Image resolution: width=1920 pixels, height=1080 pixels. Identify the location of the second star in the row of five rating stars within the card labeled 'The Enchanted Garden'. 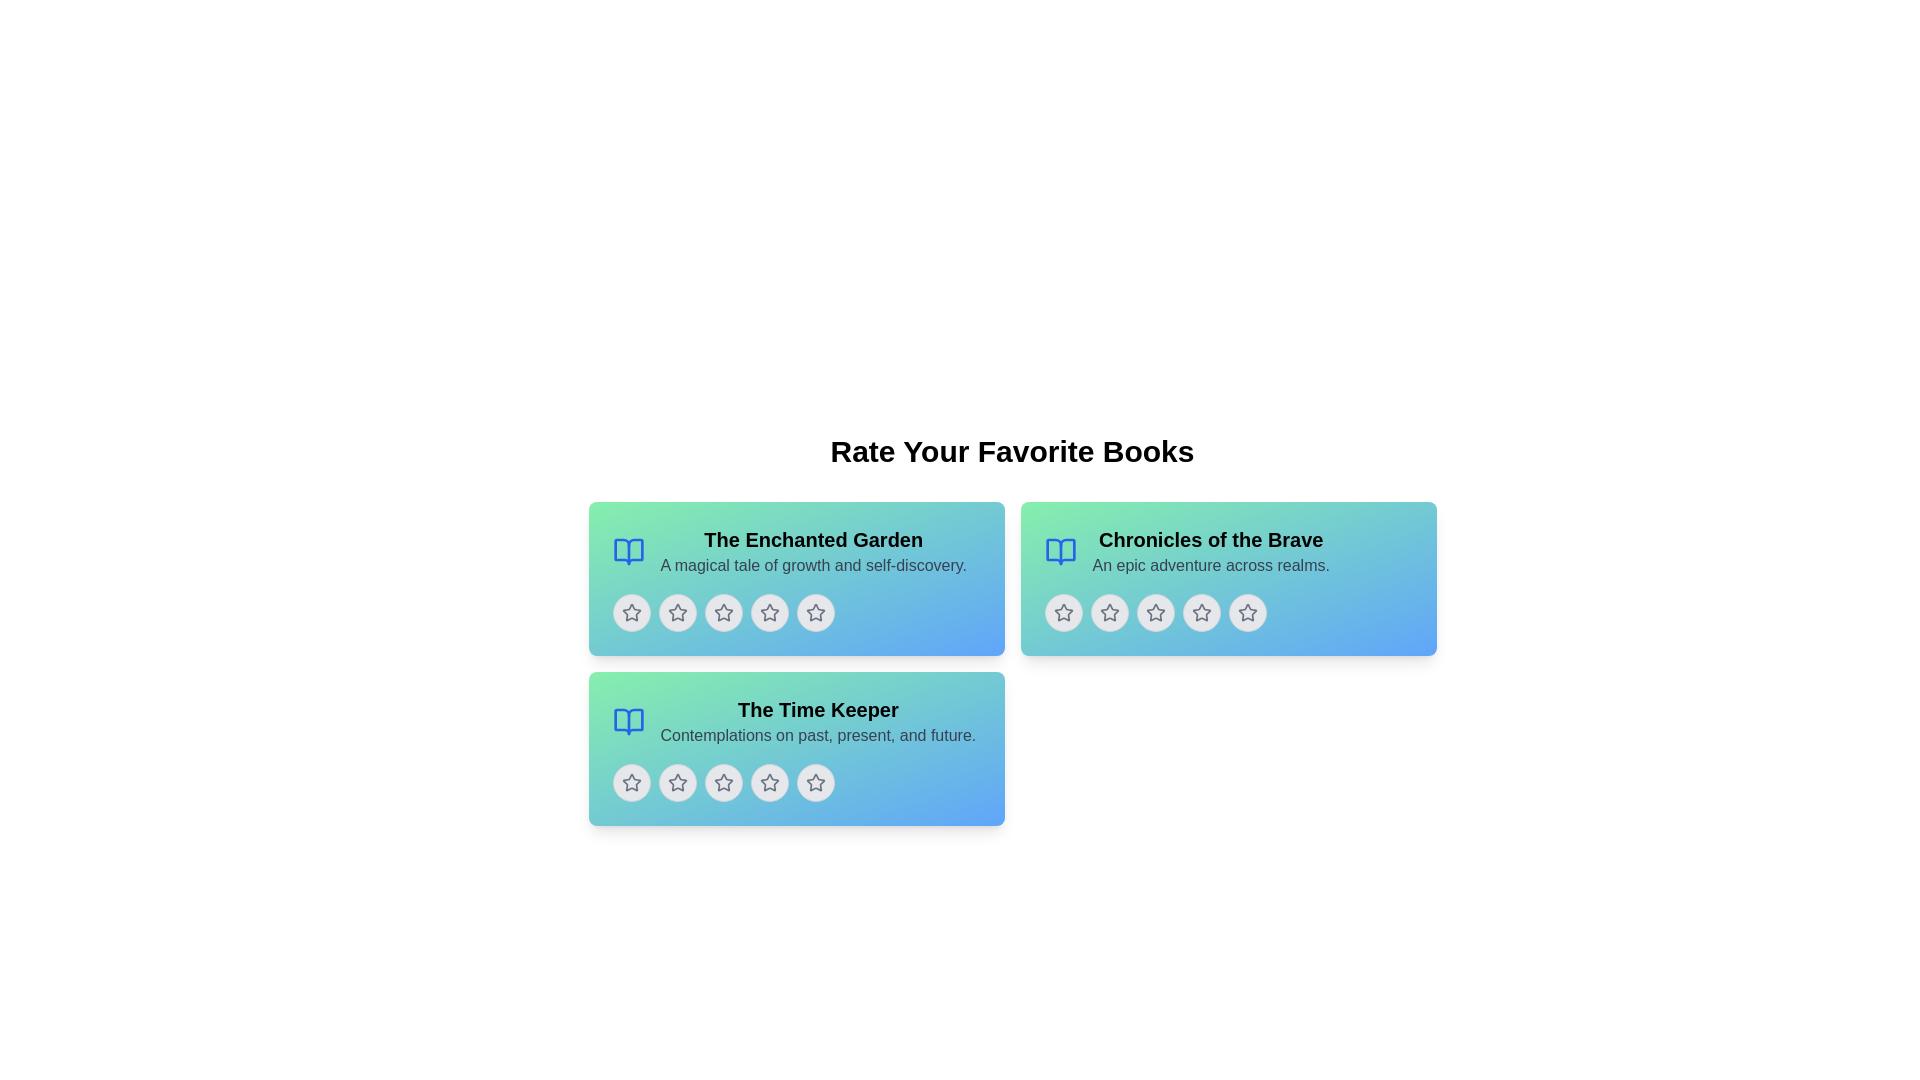
(677, 612).